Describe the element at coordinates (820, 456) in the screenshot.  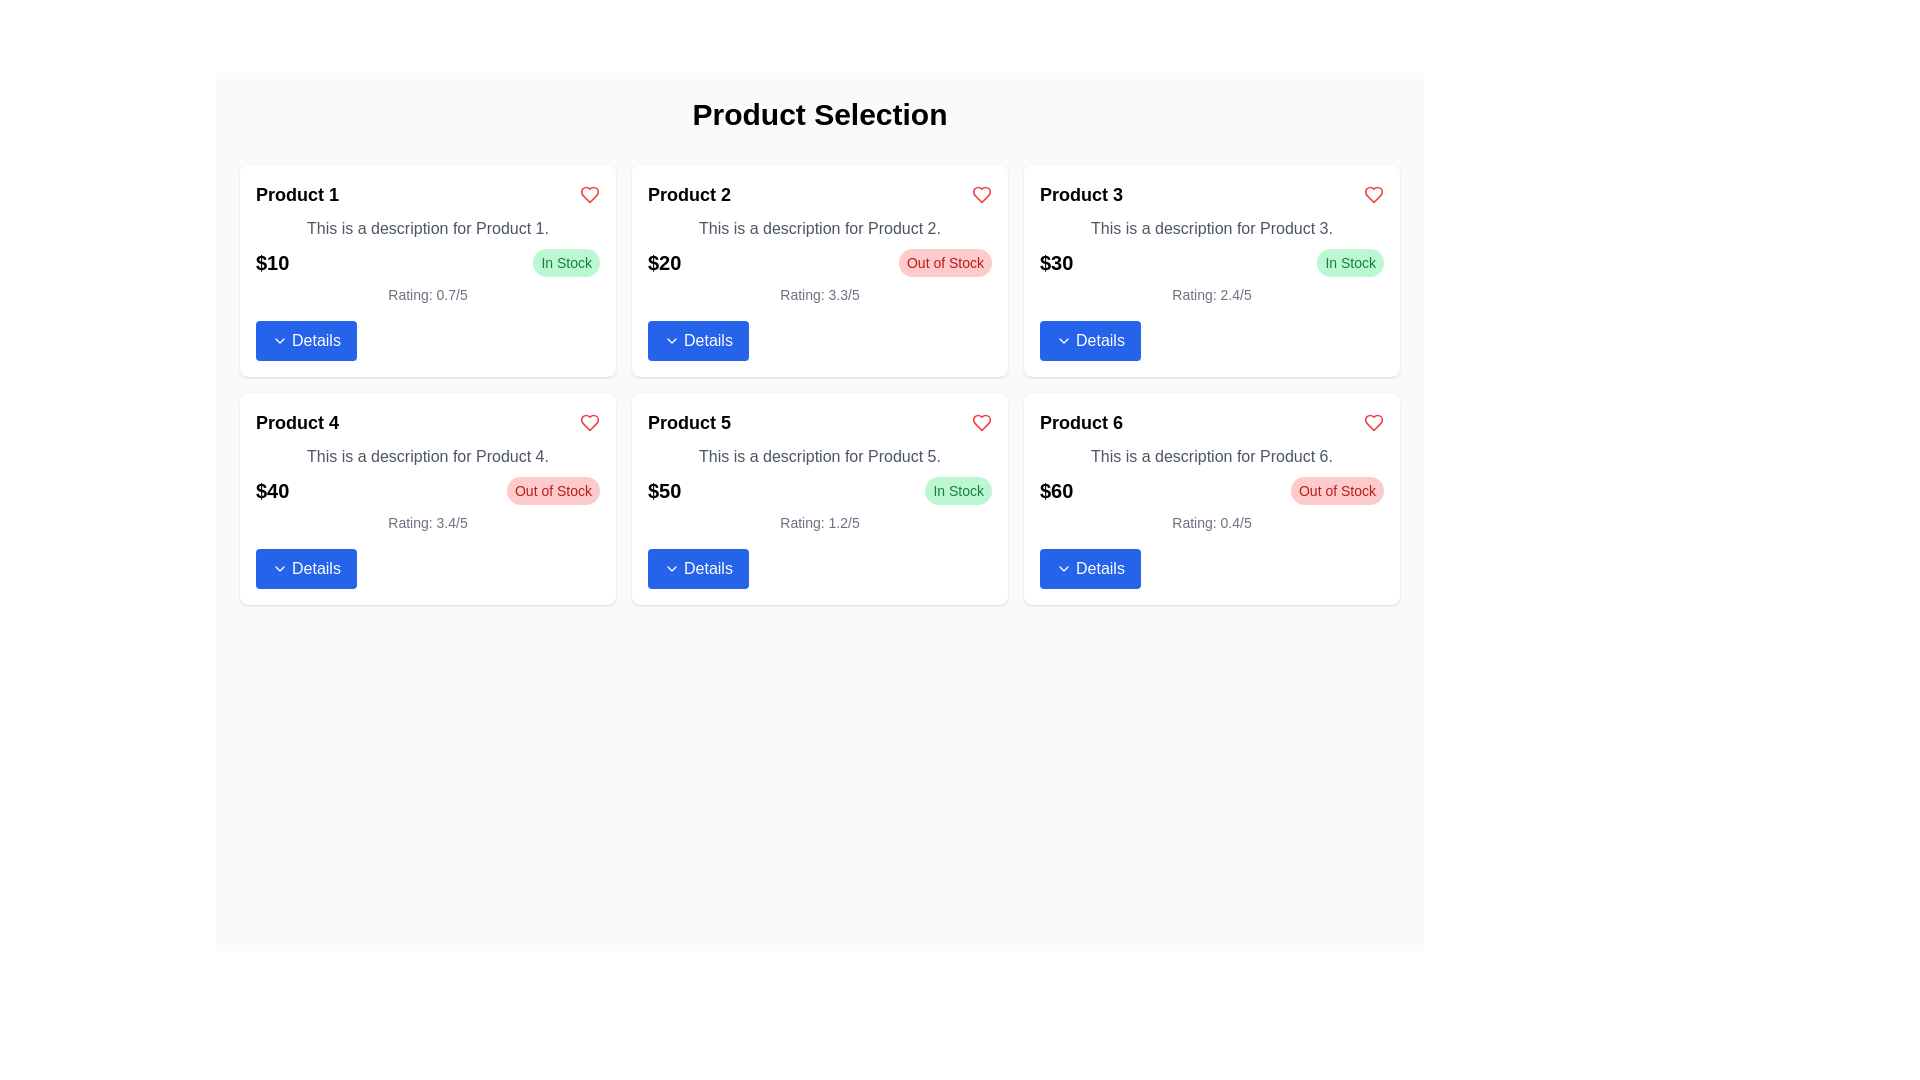
I see `the descriptive text element for 'Product 5' located in the middle section of the grid layout, situated beneath the product title and above the price and stock information` at that location.